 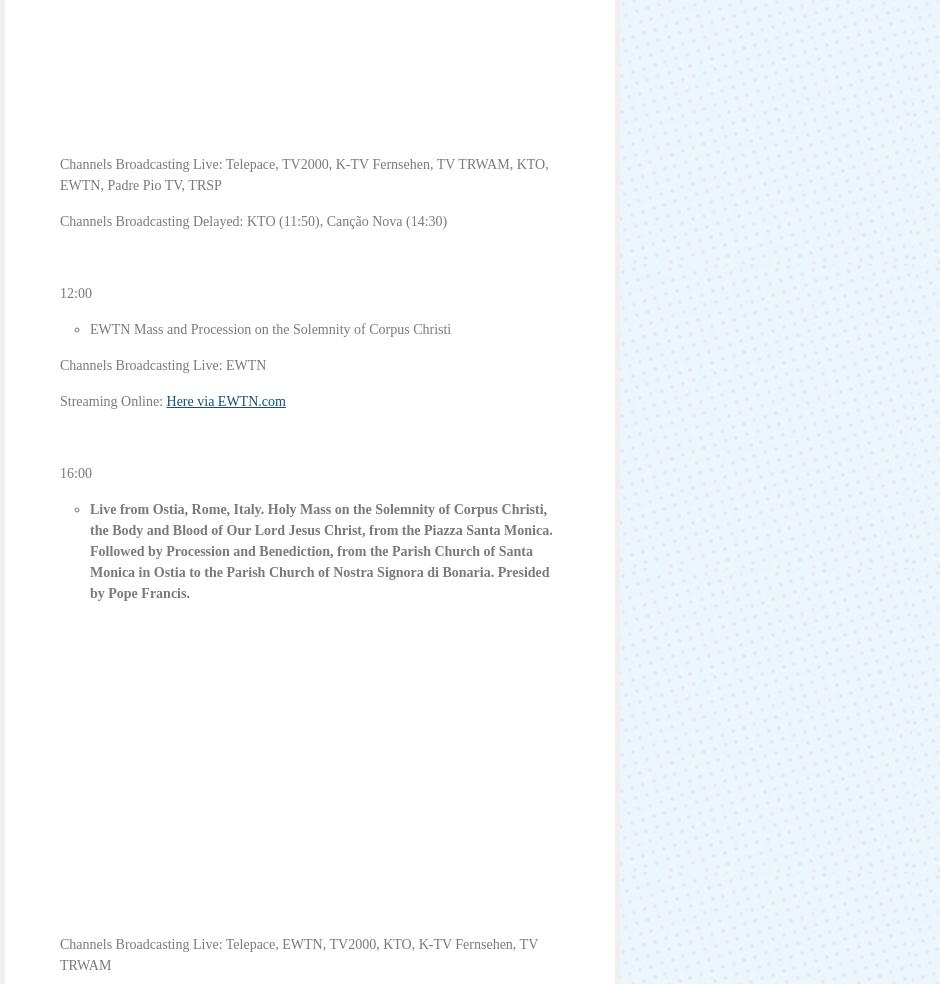 What do you see at coordinates (253, 221) in the screenshot?
I see `'Channels Broadcasting Delayed: KTO (11:50), Canção Nova (14:30)'` at bounding box center [253, 221].